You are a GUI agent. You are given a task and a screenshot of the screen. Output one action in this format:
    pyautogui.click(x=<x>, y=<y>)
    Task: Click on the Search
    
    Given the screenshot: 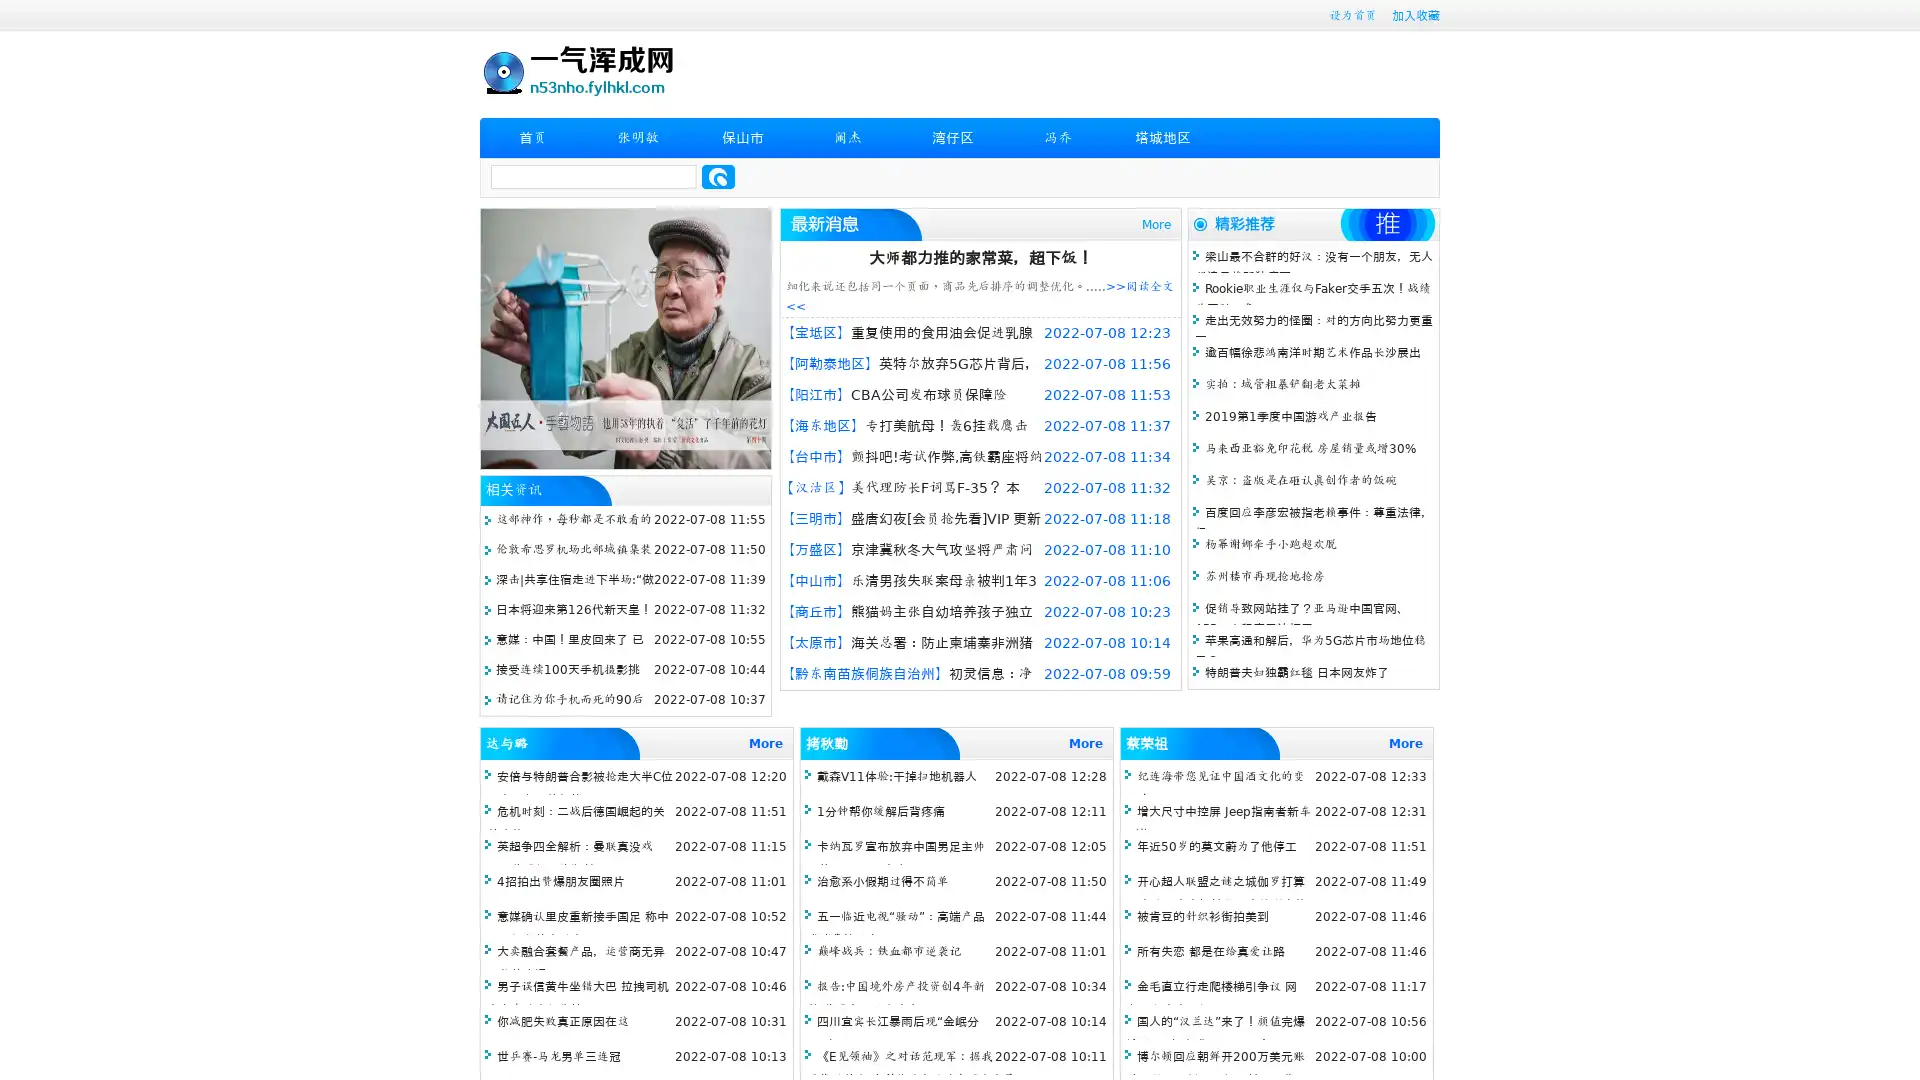 What is the action you would take?
    pyautogui.click(x=718, y=176)
    